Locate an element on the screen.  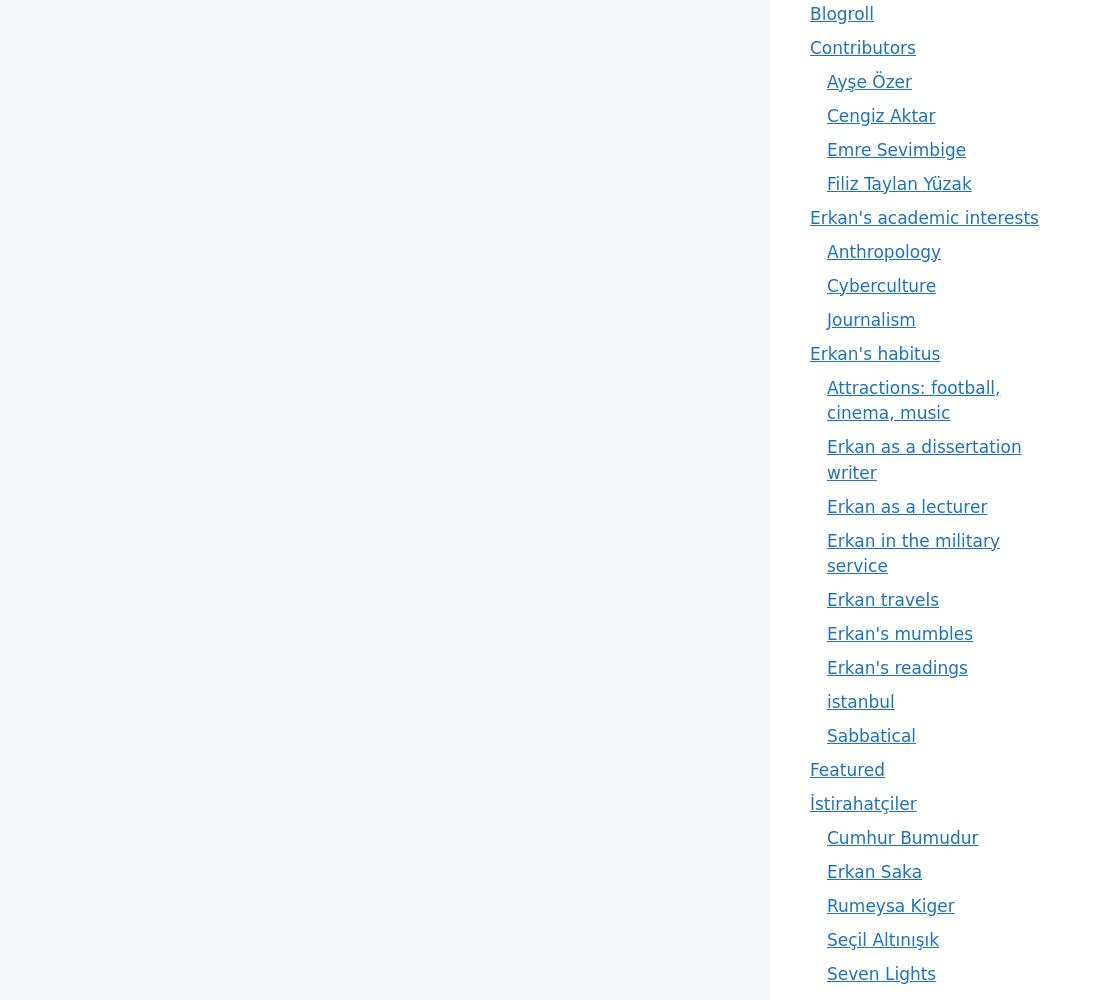
'Erkan's habitus' is located at coordinates (810, 352).